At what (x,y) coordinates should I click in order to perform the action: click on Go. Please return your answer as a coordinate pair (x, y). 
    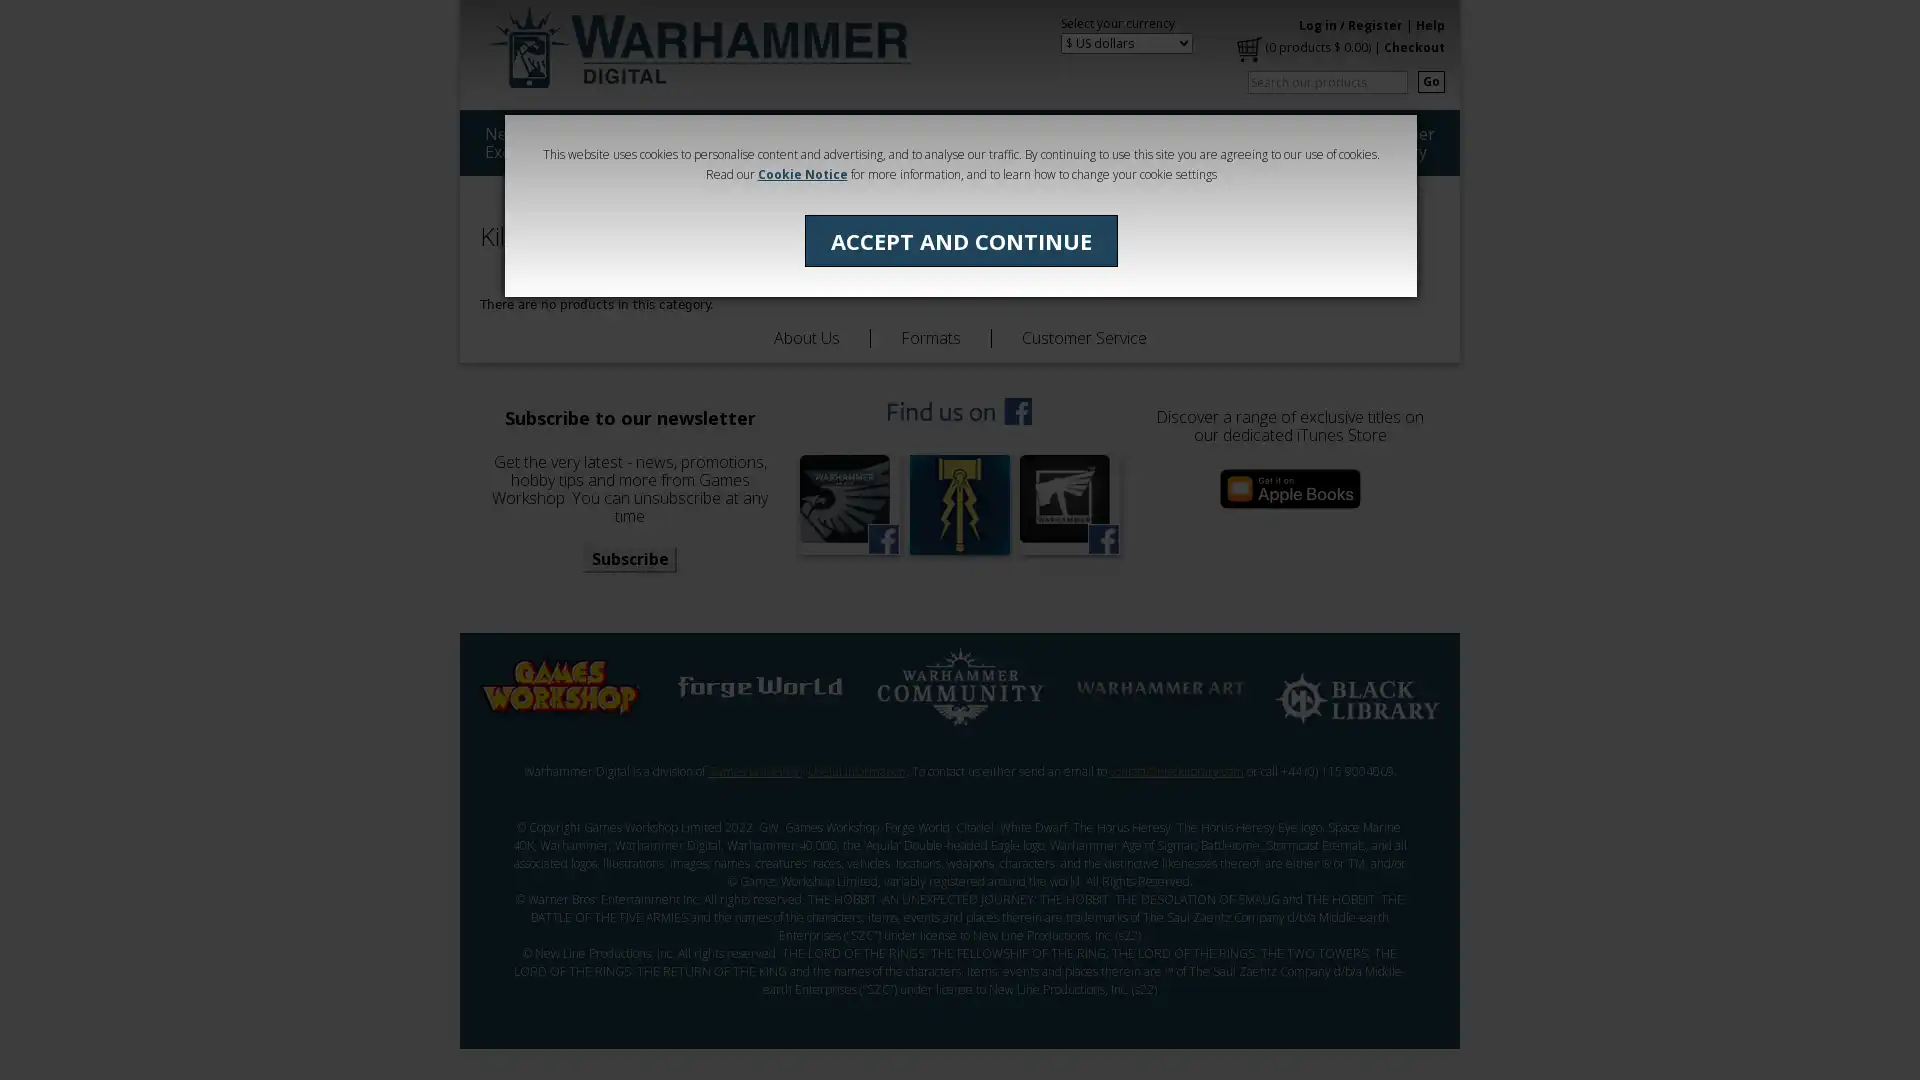
    Looking at the image, I should click on (1430, 80).